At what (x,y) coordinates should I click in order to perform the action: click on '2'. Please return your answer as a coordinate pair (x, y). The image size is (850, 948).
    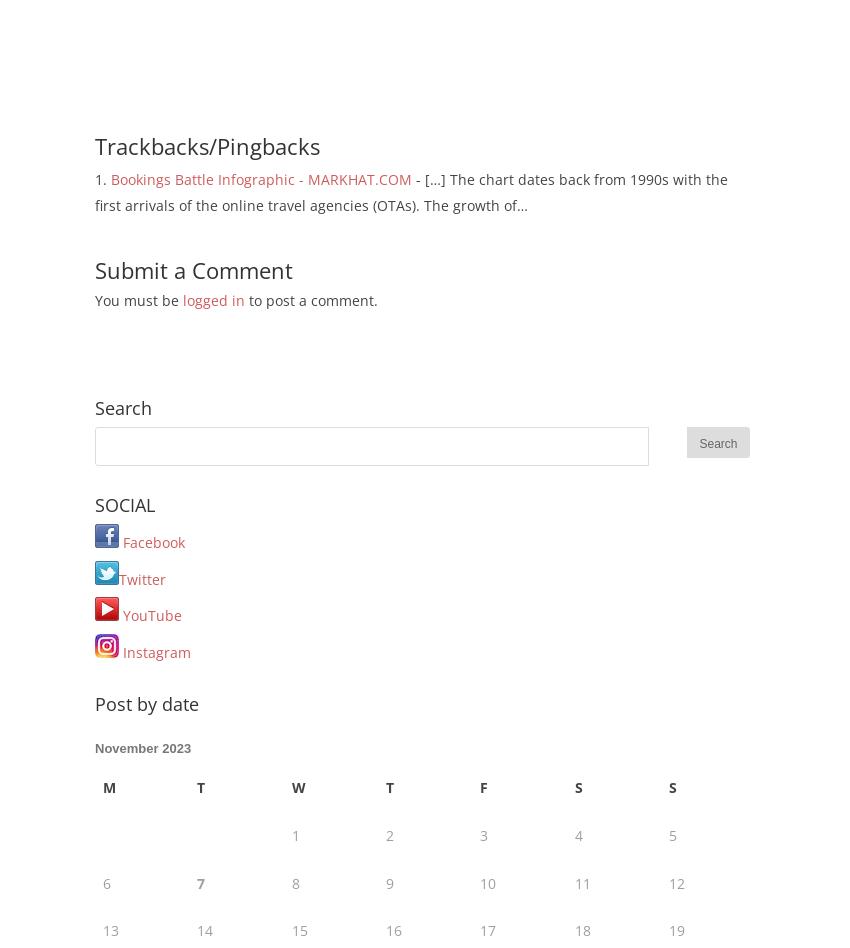
    Looking at the image, I should click on (385, 833).